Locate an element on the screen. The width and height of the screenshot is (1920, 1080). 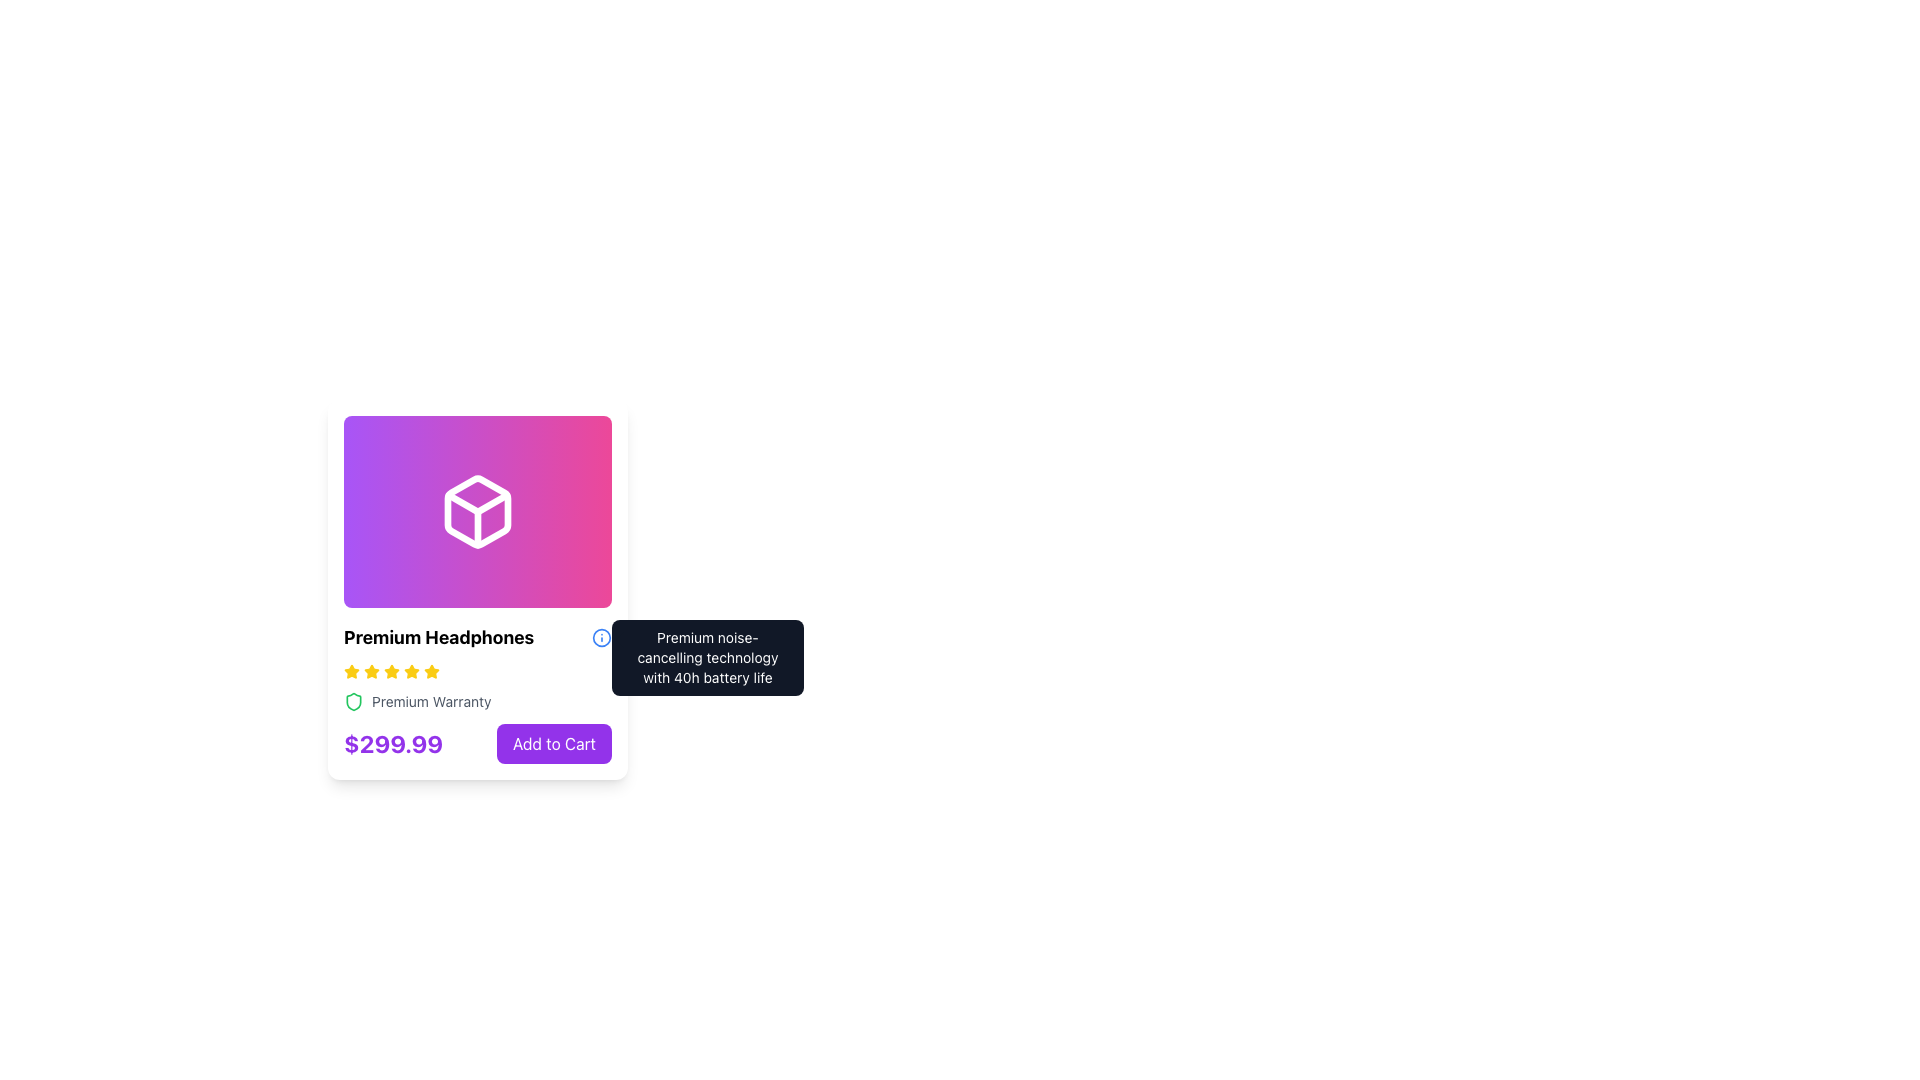
the informational text element labeled 'Premium Warranty' that features a green shield icon, located below the product title 'Premium Headphones' and above the price section is located at coordinates (477, 701).